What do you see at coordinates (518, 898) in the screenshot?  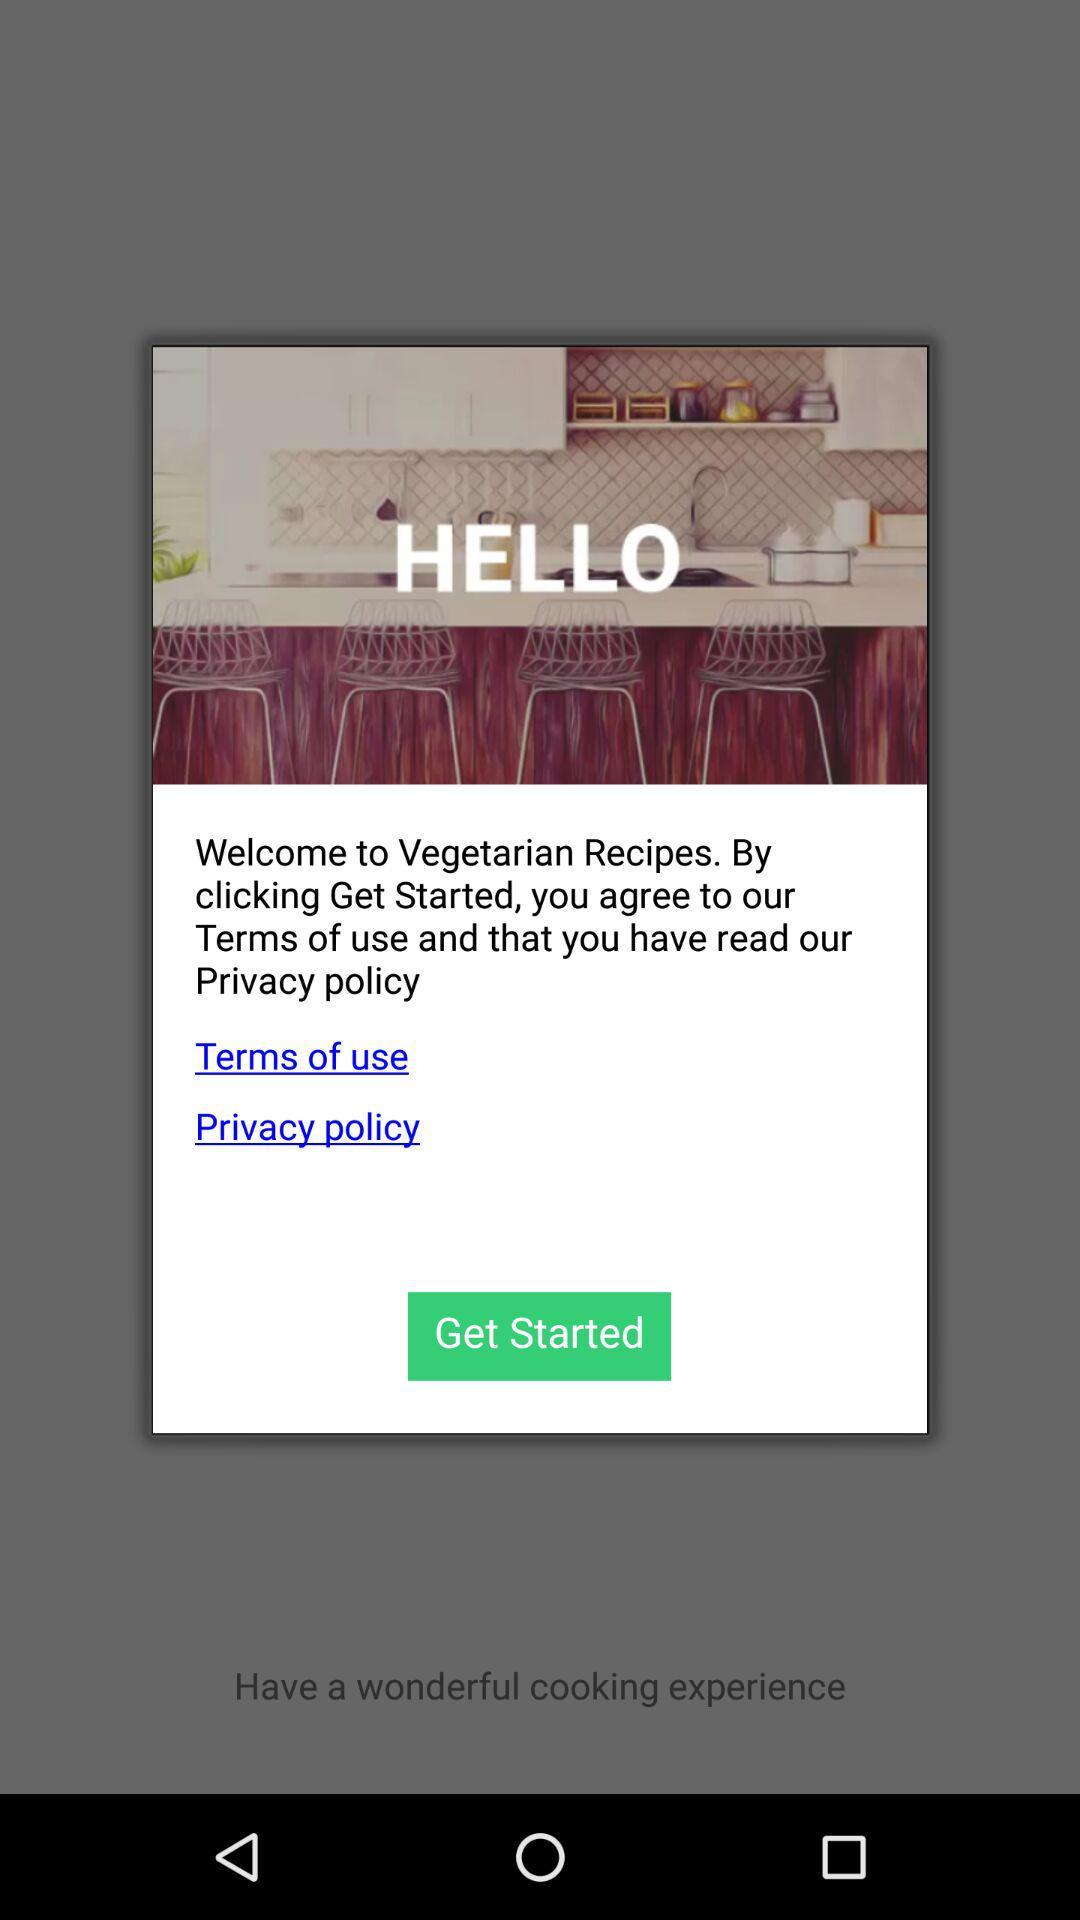 I see `app above terms of use app` at bounding box center [518, 898].